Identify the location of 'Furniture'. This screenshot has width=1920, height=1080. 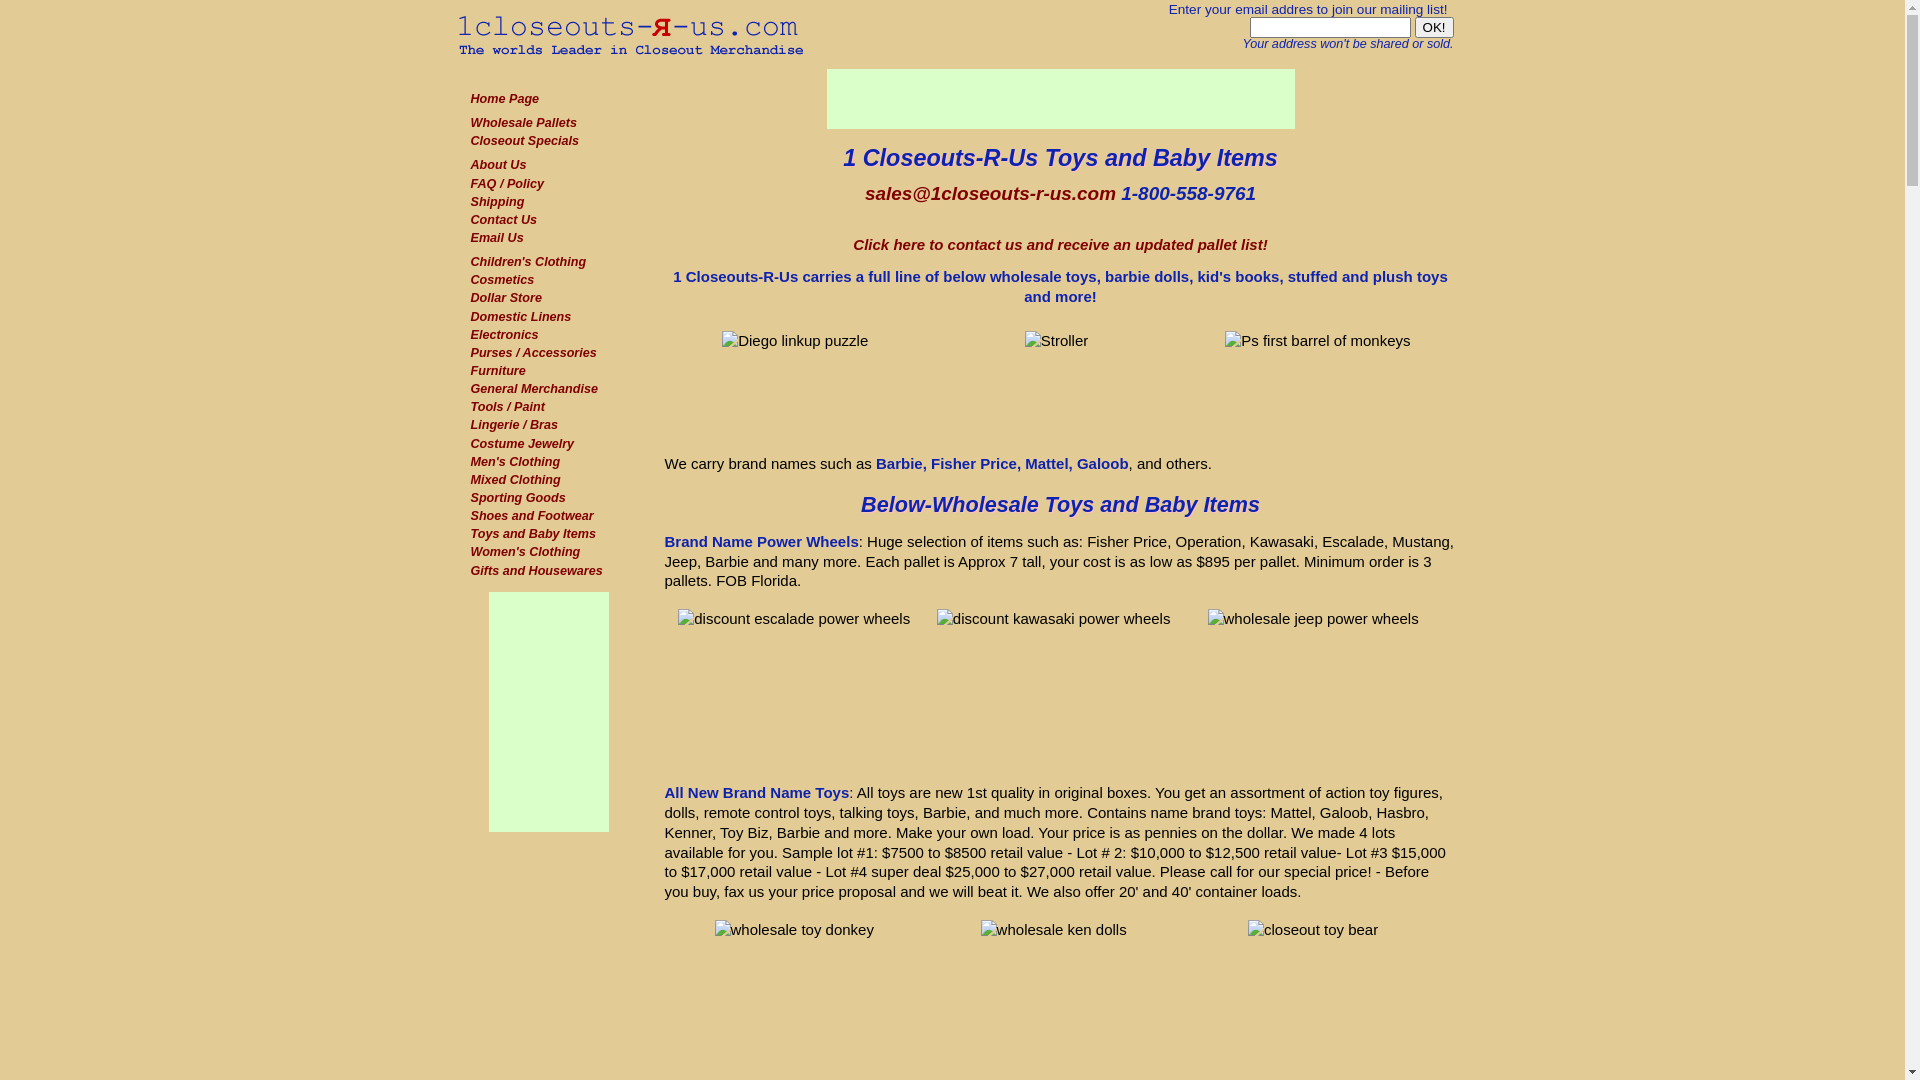
(497, 370).